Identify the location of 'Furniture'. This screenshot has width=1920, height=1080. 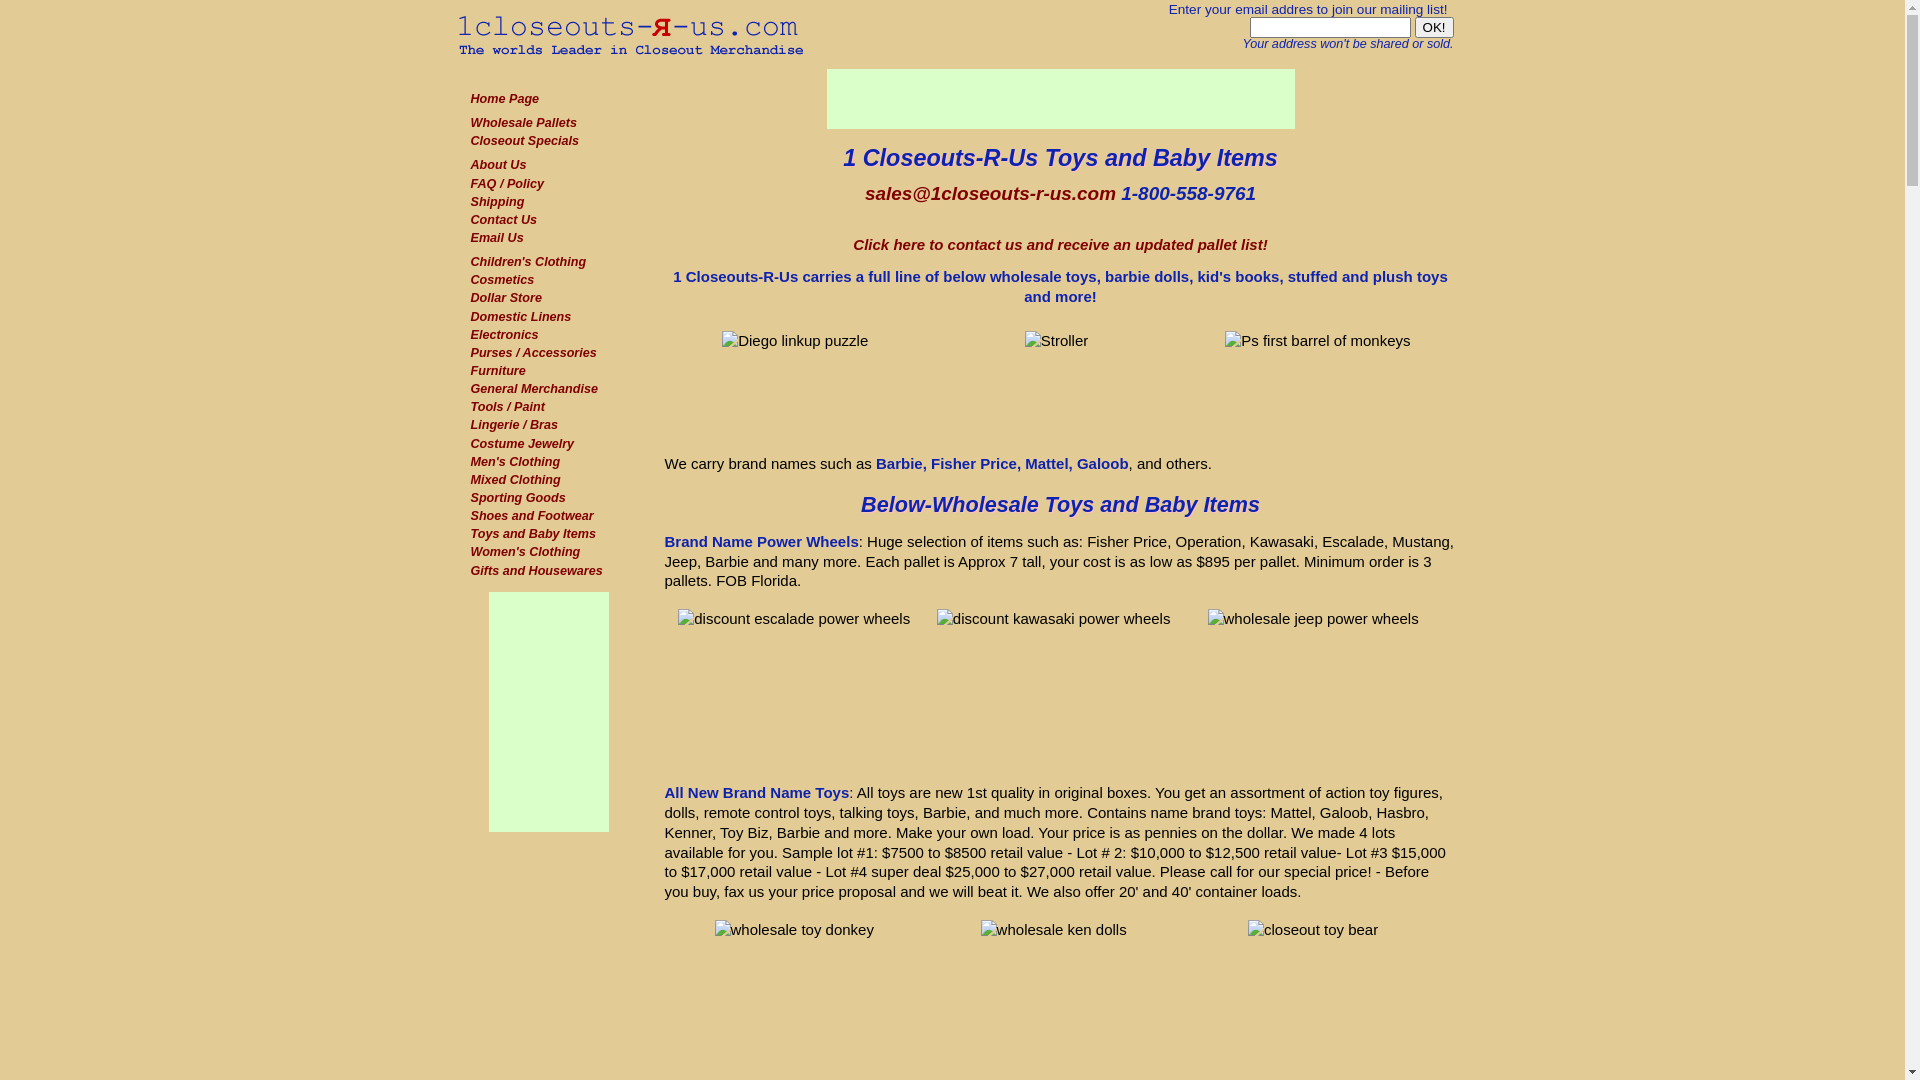
(497, 370).